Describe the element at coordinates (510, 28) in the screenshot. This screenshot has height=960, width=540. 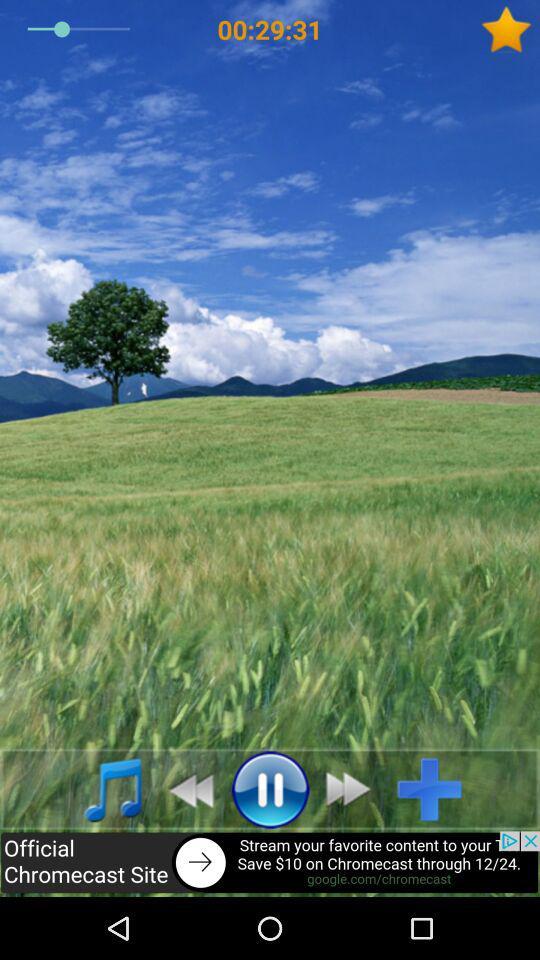
I see `rating` at that location.